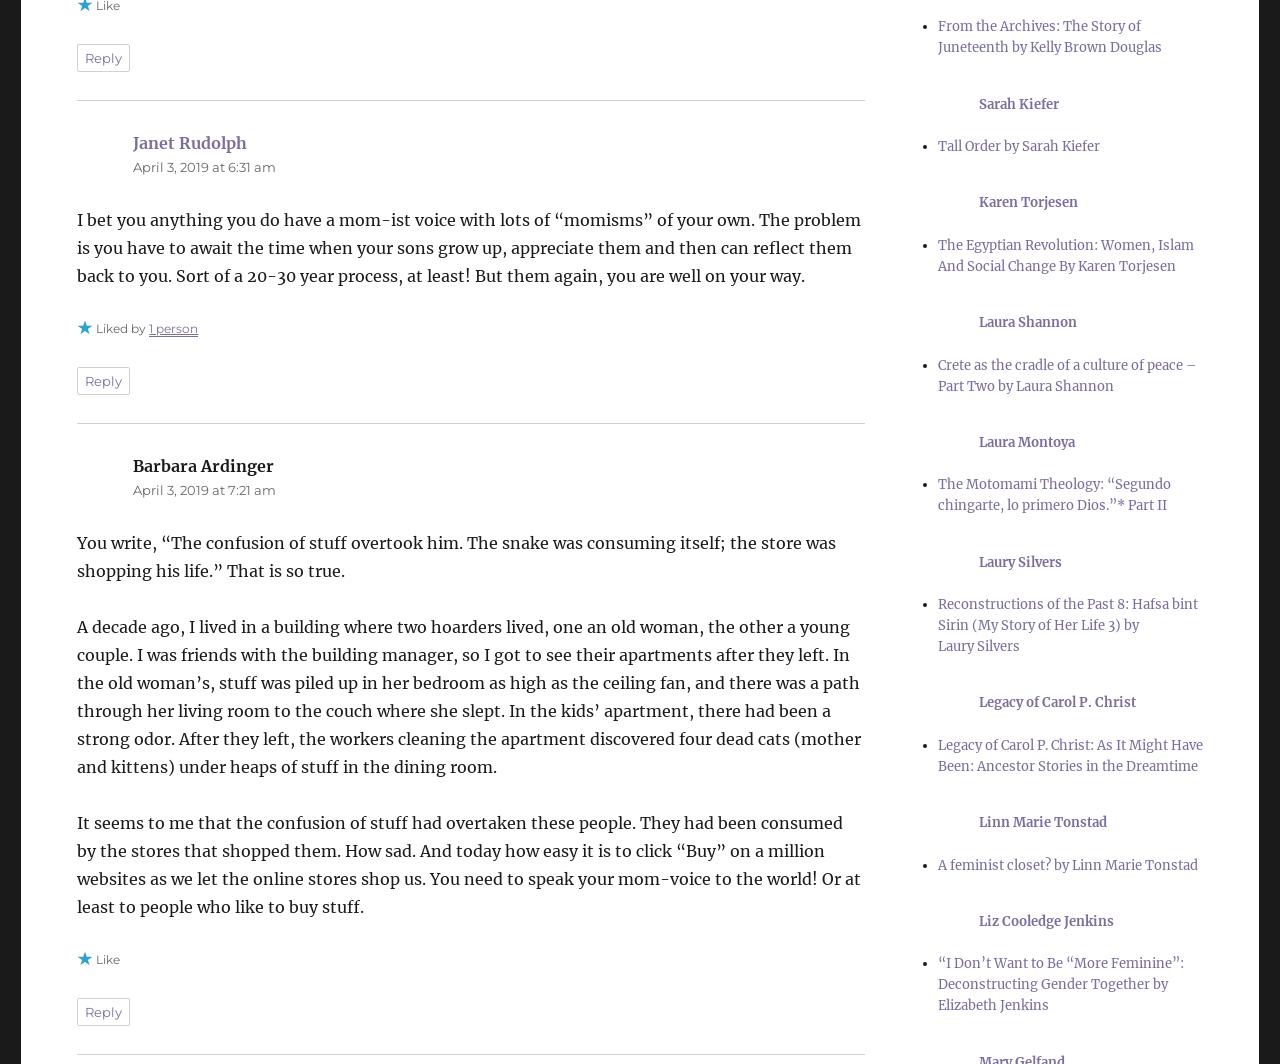 This screenshot has width=1280, height=1064. What do you see at coordinates (131, 489) in the screenshot?
I see `'April 3, 2019 at 7:21 am'` at bounding box center [131, 489].